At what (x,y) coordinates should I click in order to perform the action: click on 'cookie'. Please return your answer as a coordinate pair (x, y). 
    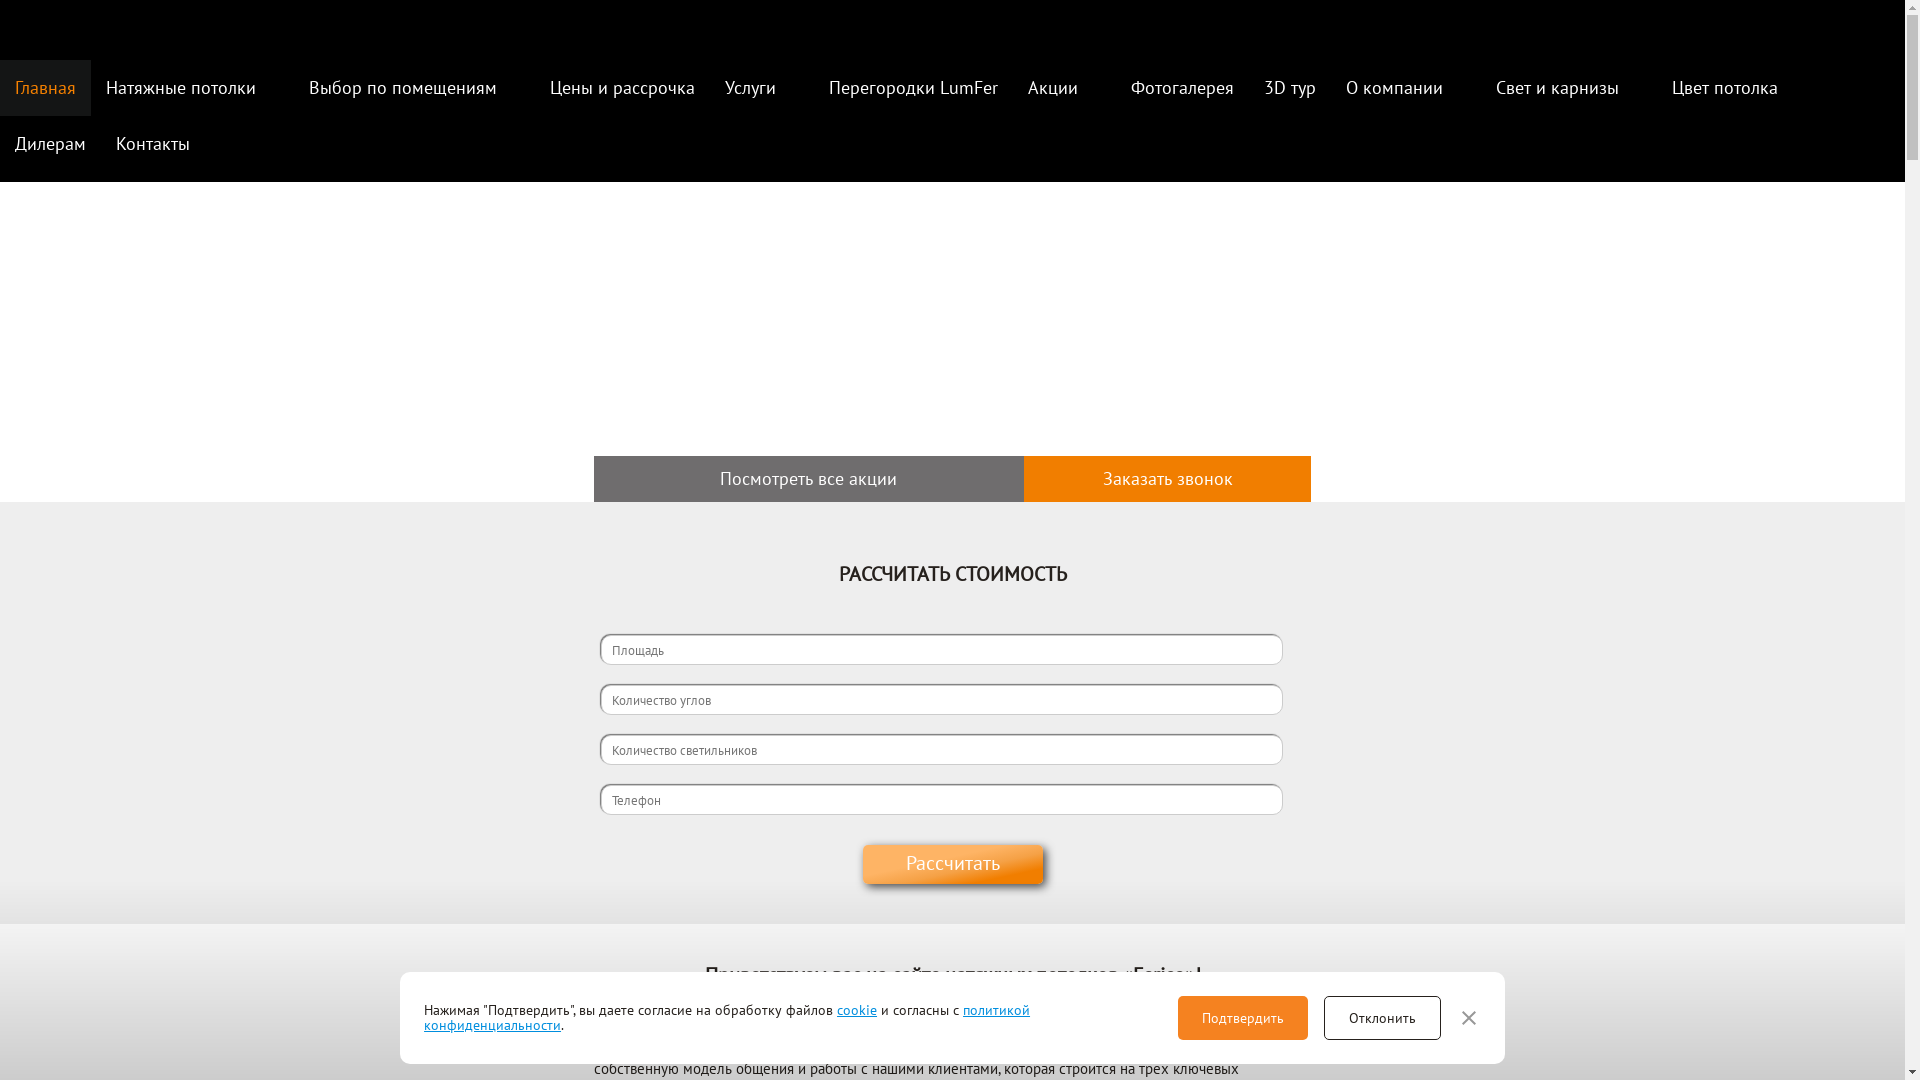
    Looking at the image, I should click on (857, 1010).